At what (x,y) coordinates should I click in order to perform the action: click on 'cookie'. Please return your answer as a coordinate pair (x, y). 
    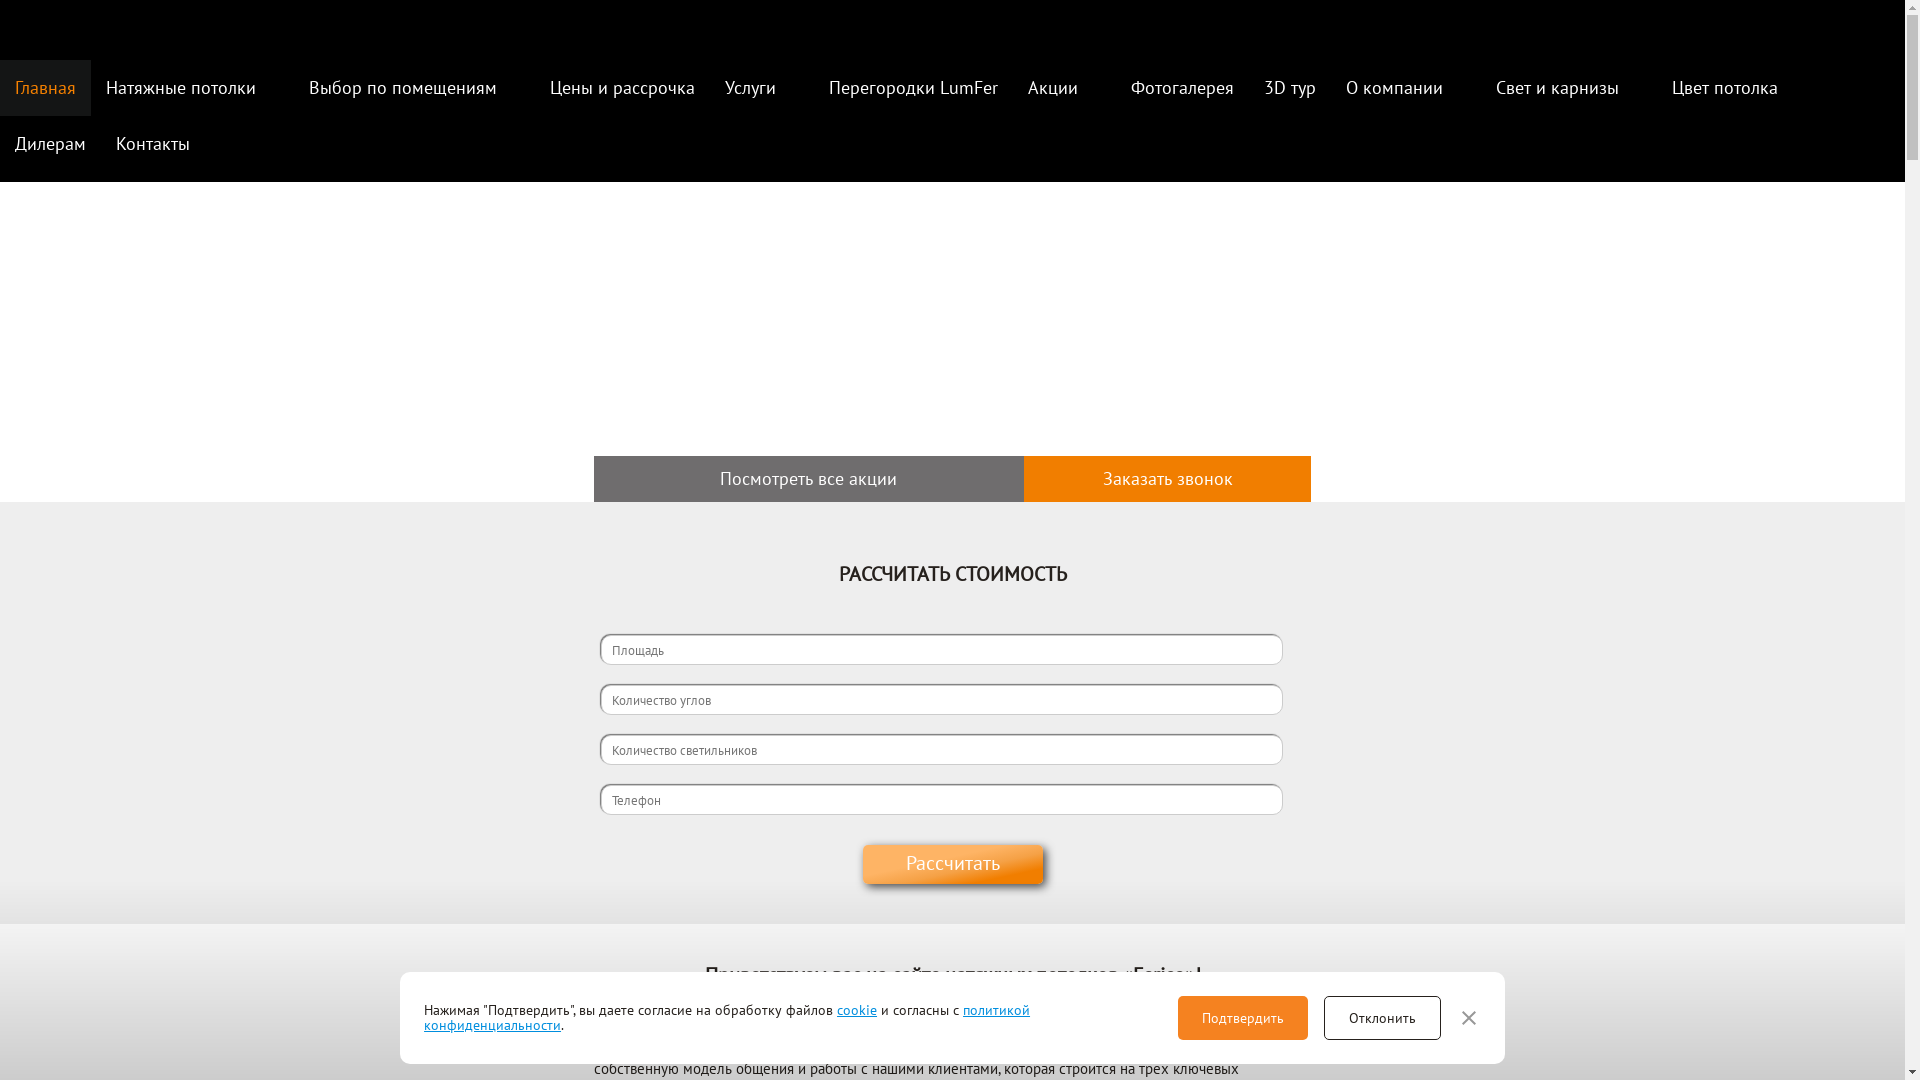
    Looking at the image, I should click on (857, 1010).